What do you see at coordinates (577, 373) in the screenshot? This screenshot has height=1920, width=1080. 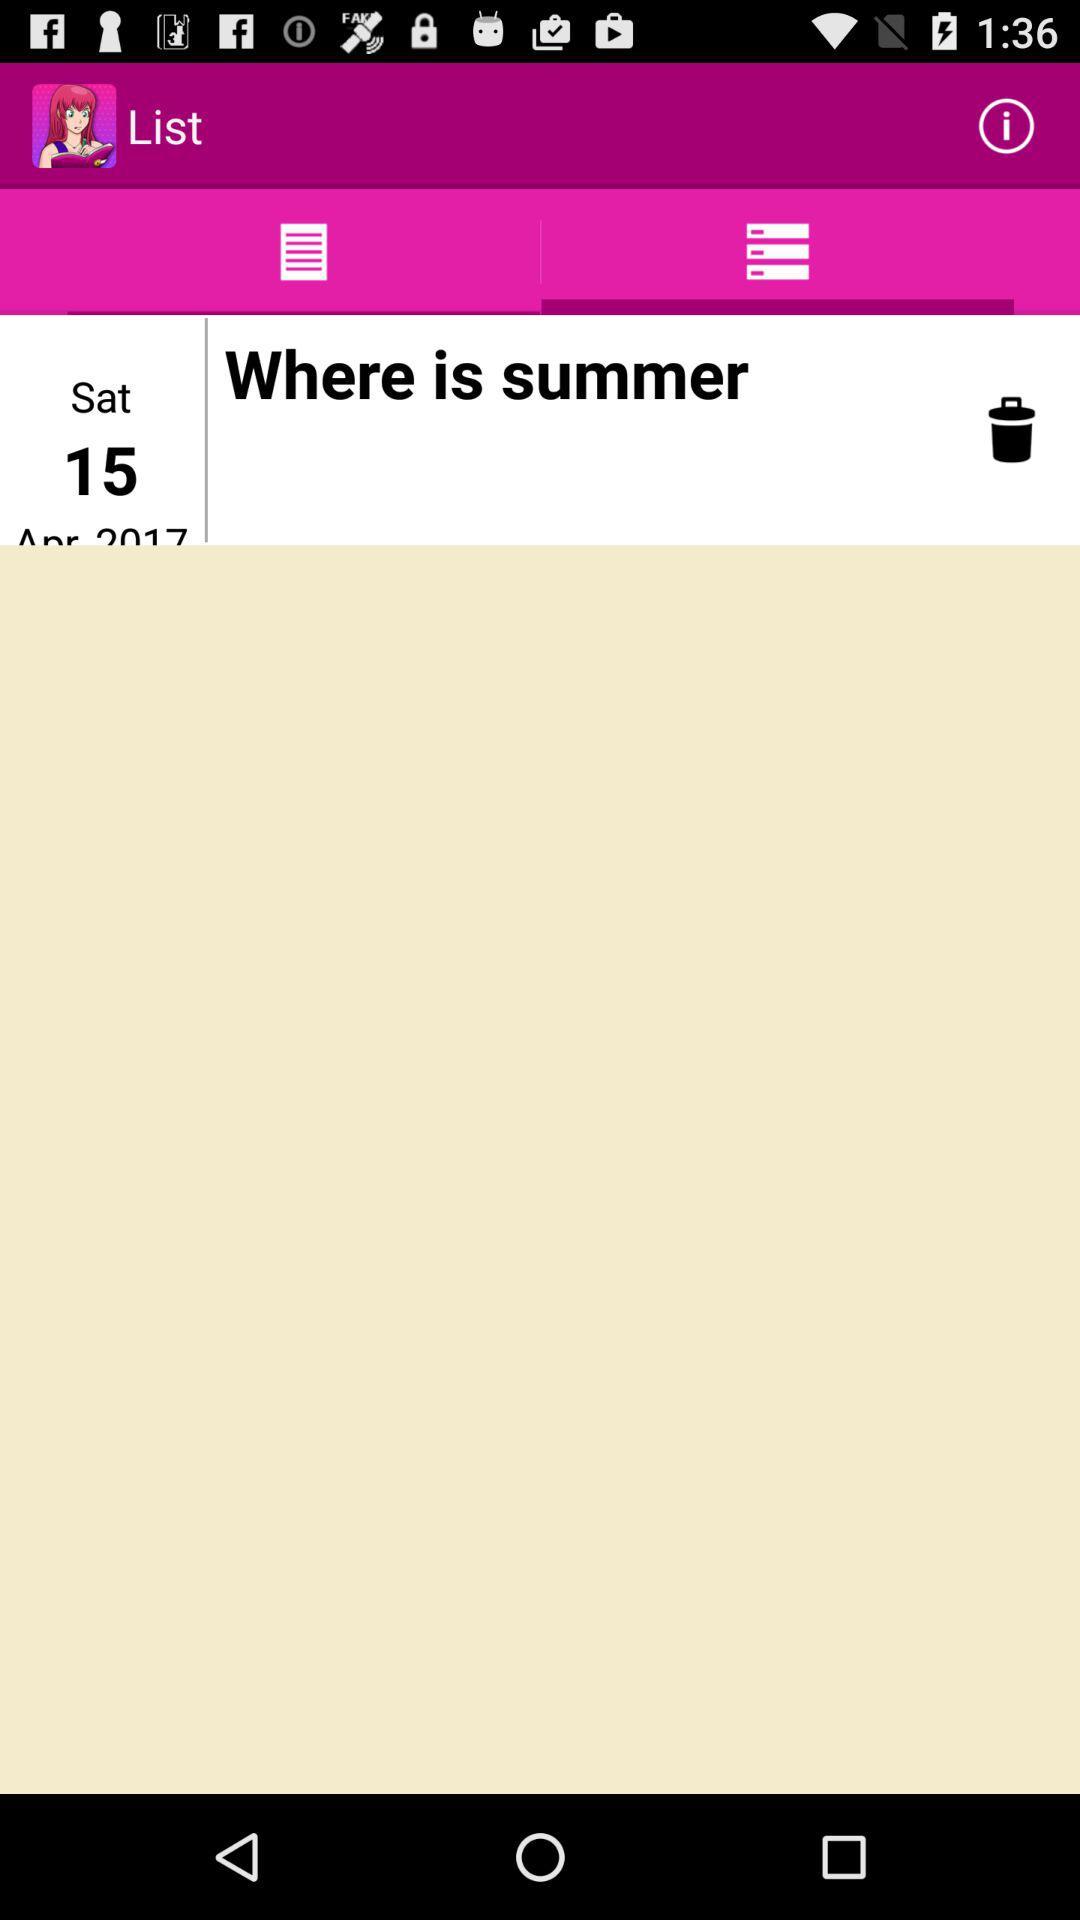 I see `item at the top` at bounding box center [577, 373].